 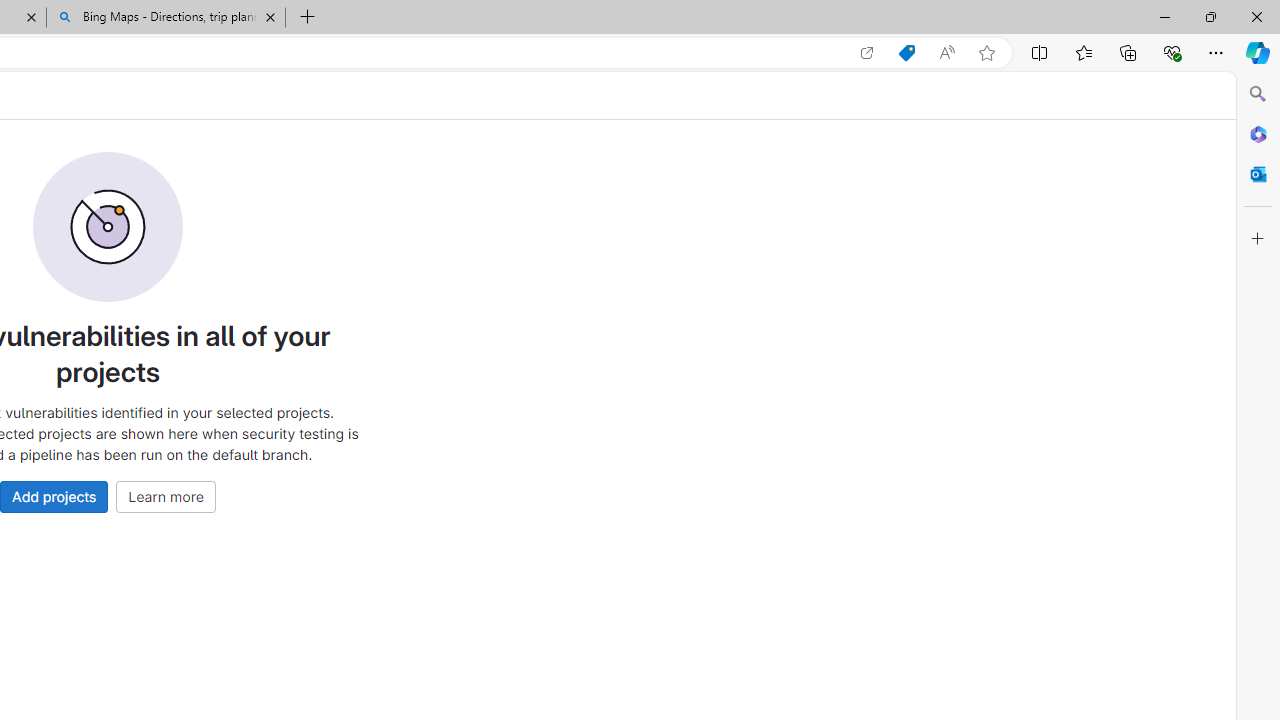 What do you see at coordinates (945, 52) in the screenshot?
I see `'Read aloud this page (Ctrl+Shift+U)'` at bounding box center [945, 52].